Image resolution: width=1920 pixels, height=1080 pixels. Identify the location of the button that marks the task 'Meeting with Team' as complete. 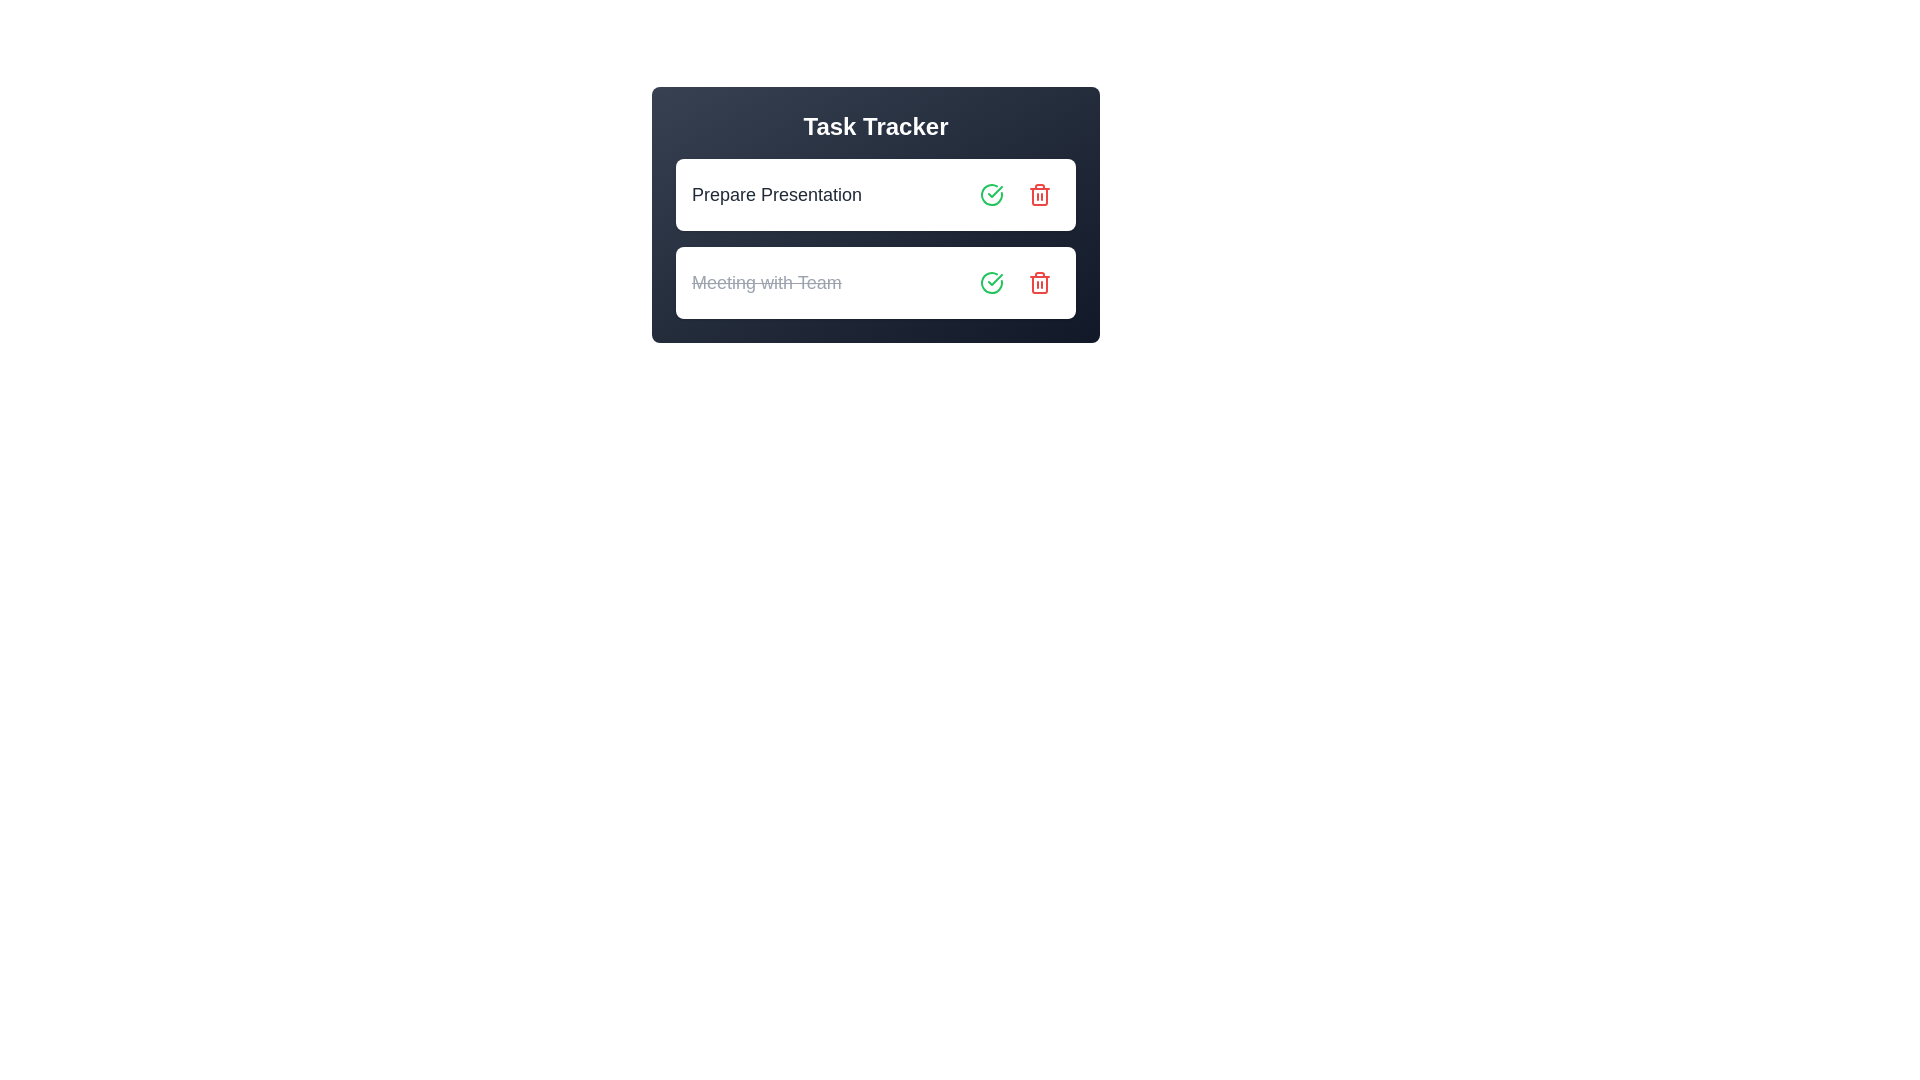
(992, 282).